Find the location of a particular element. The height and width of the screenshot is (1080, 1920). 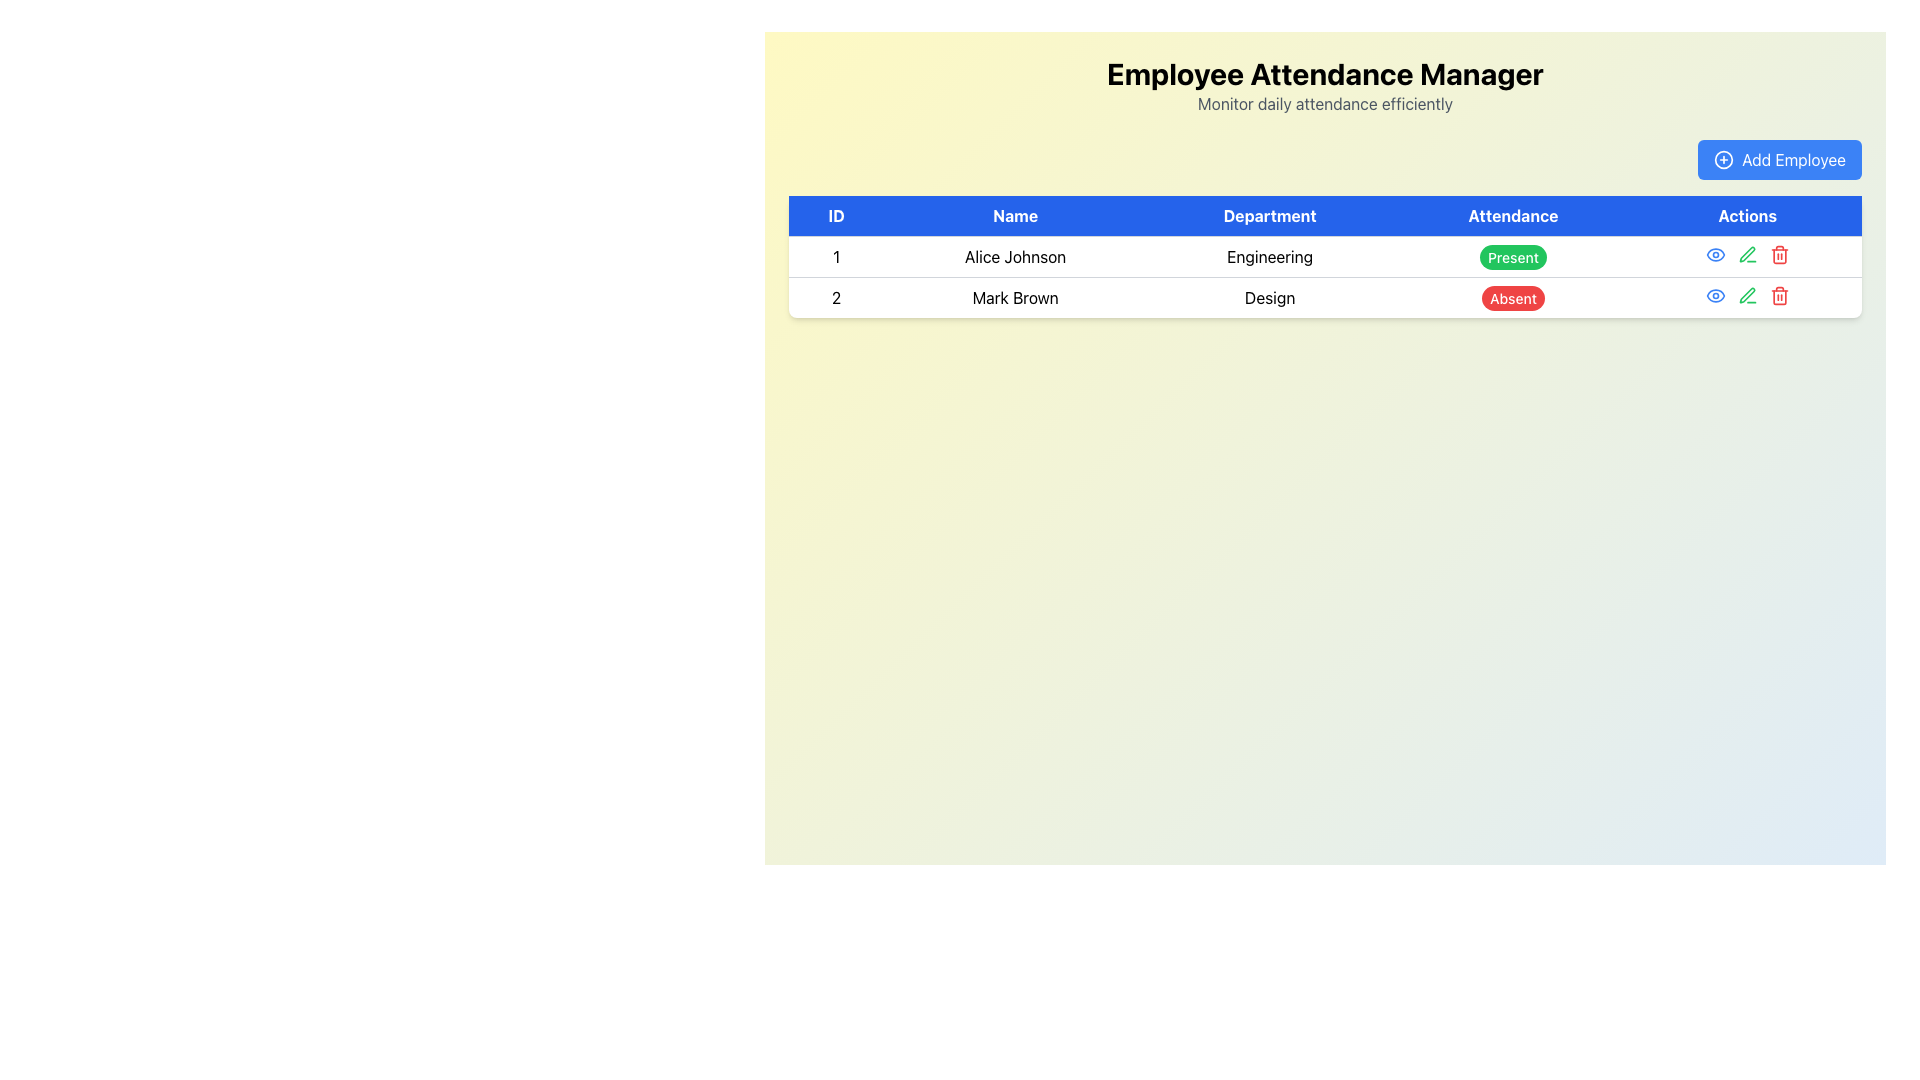

the first icon button in the second row's 'Actions' column of the table is located at coordinates (1714, 253).